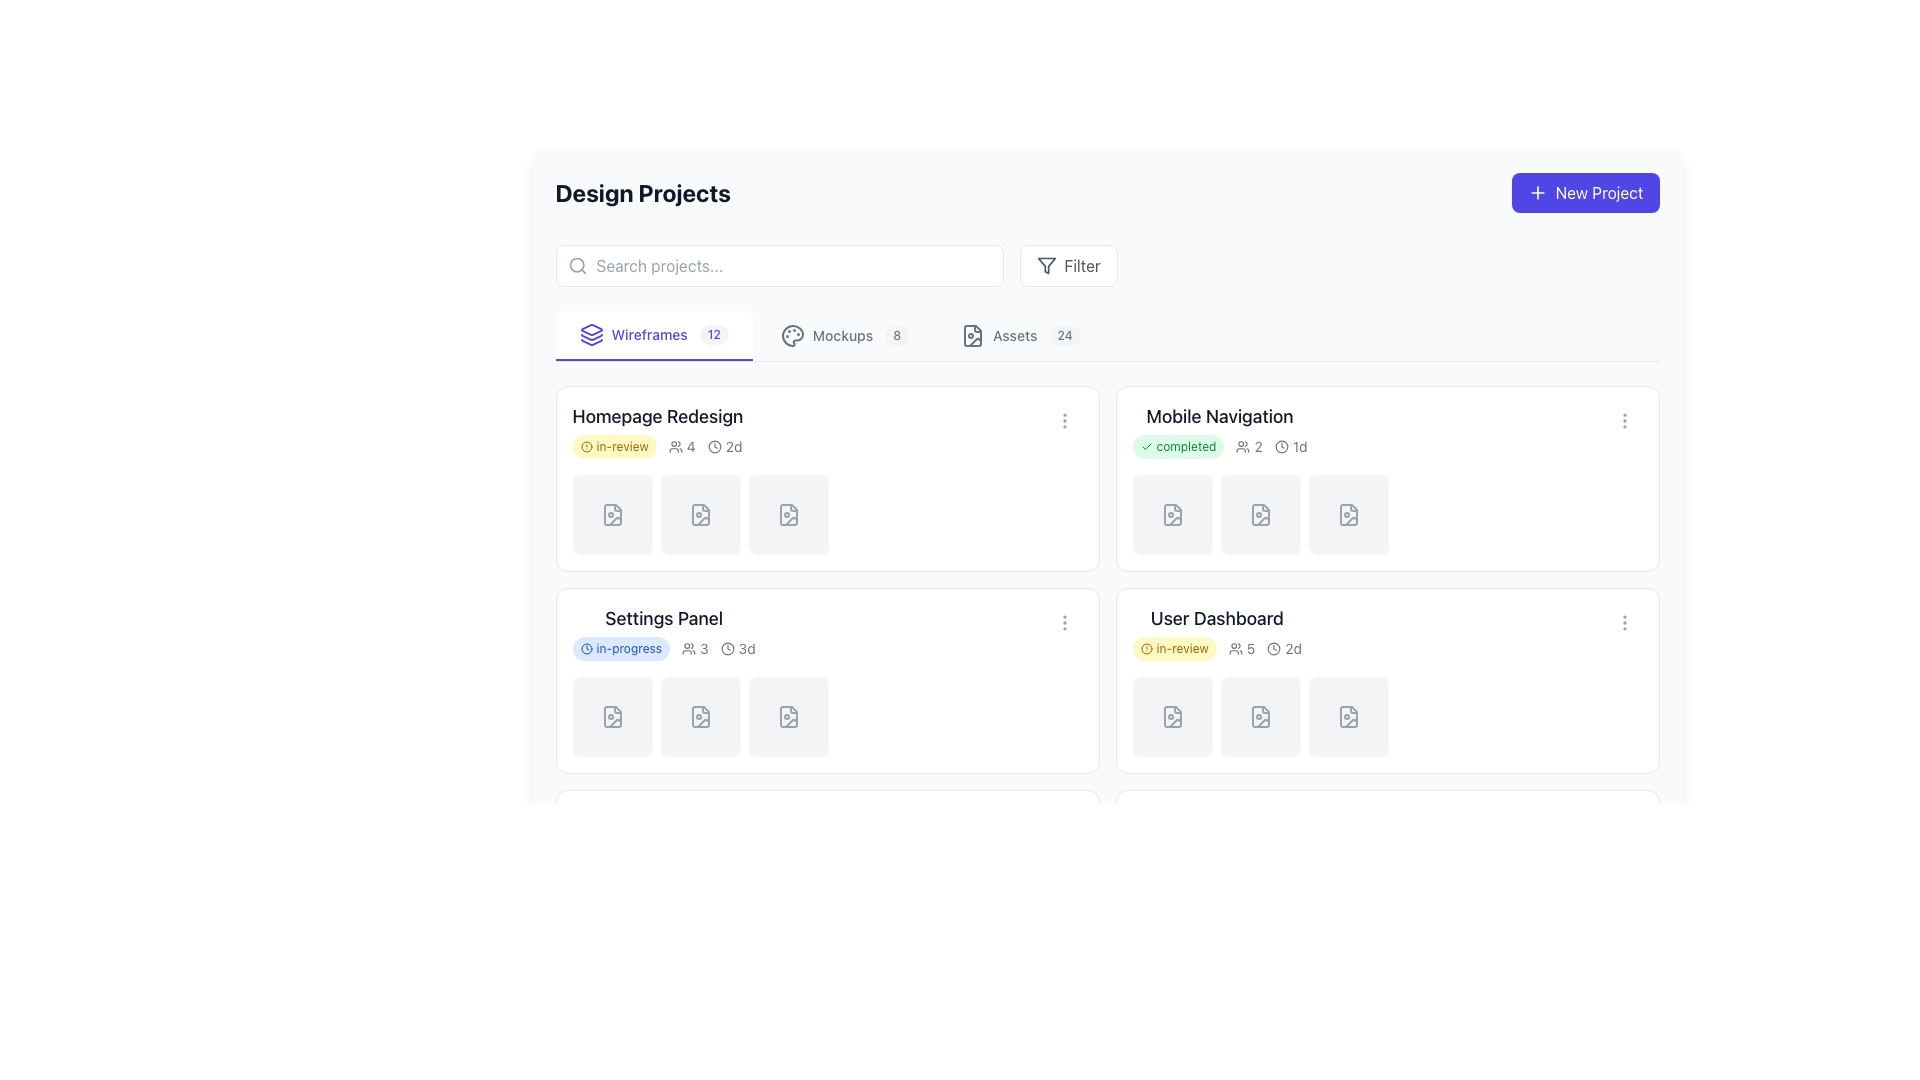  What do you see at coordinates (1348, 514) in the screenshot?
I see `the third rectangular document-shaped icon in the 'Mobile Navigation' section located in the top-right quadrant of the interface` at bounding box center [1348, 514].